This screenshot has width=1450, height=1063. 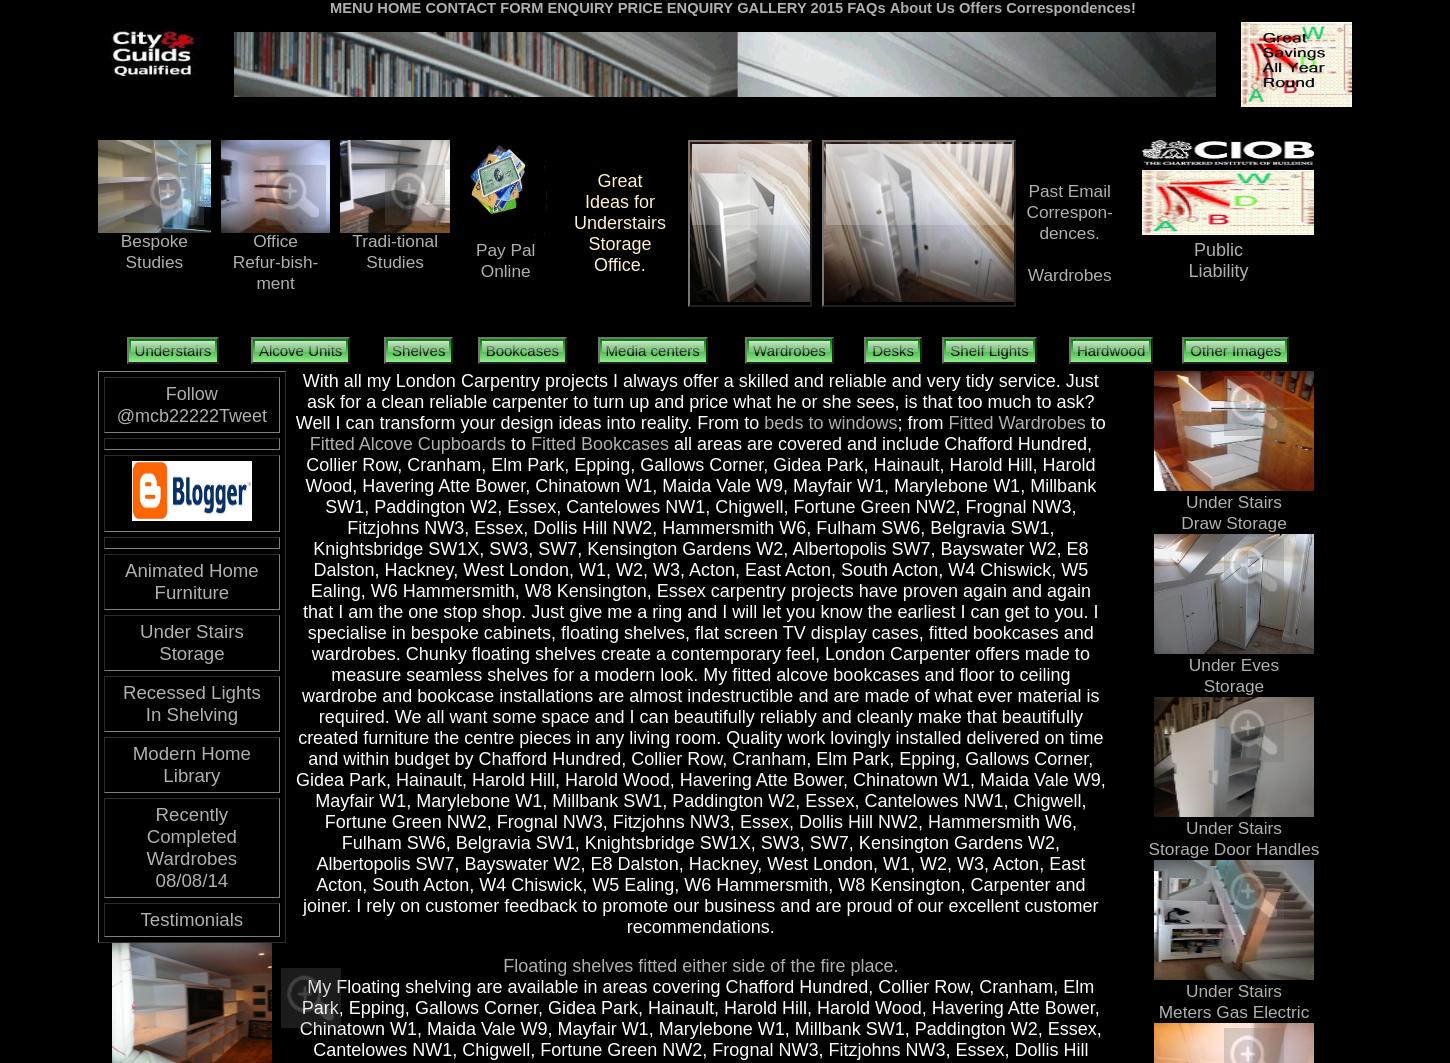 I want to click on 'Office.', so click(x=594, y=264).